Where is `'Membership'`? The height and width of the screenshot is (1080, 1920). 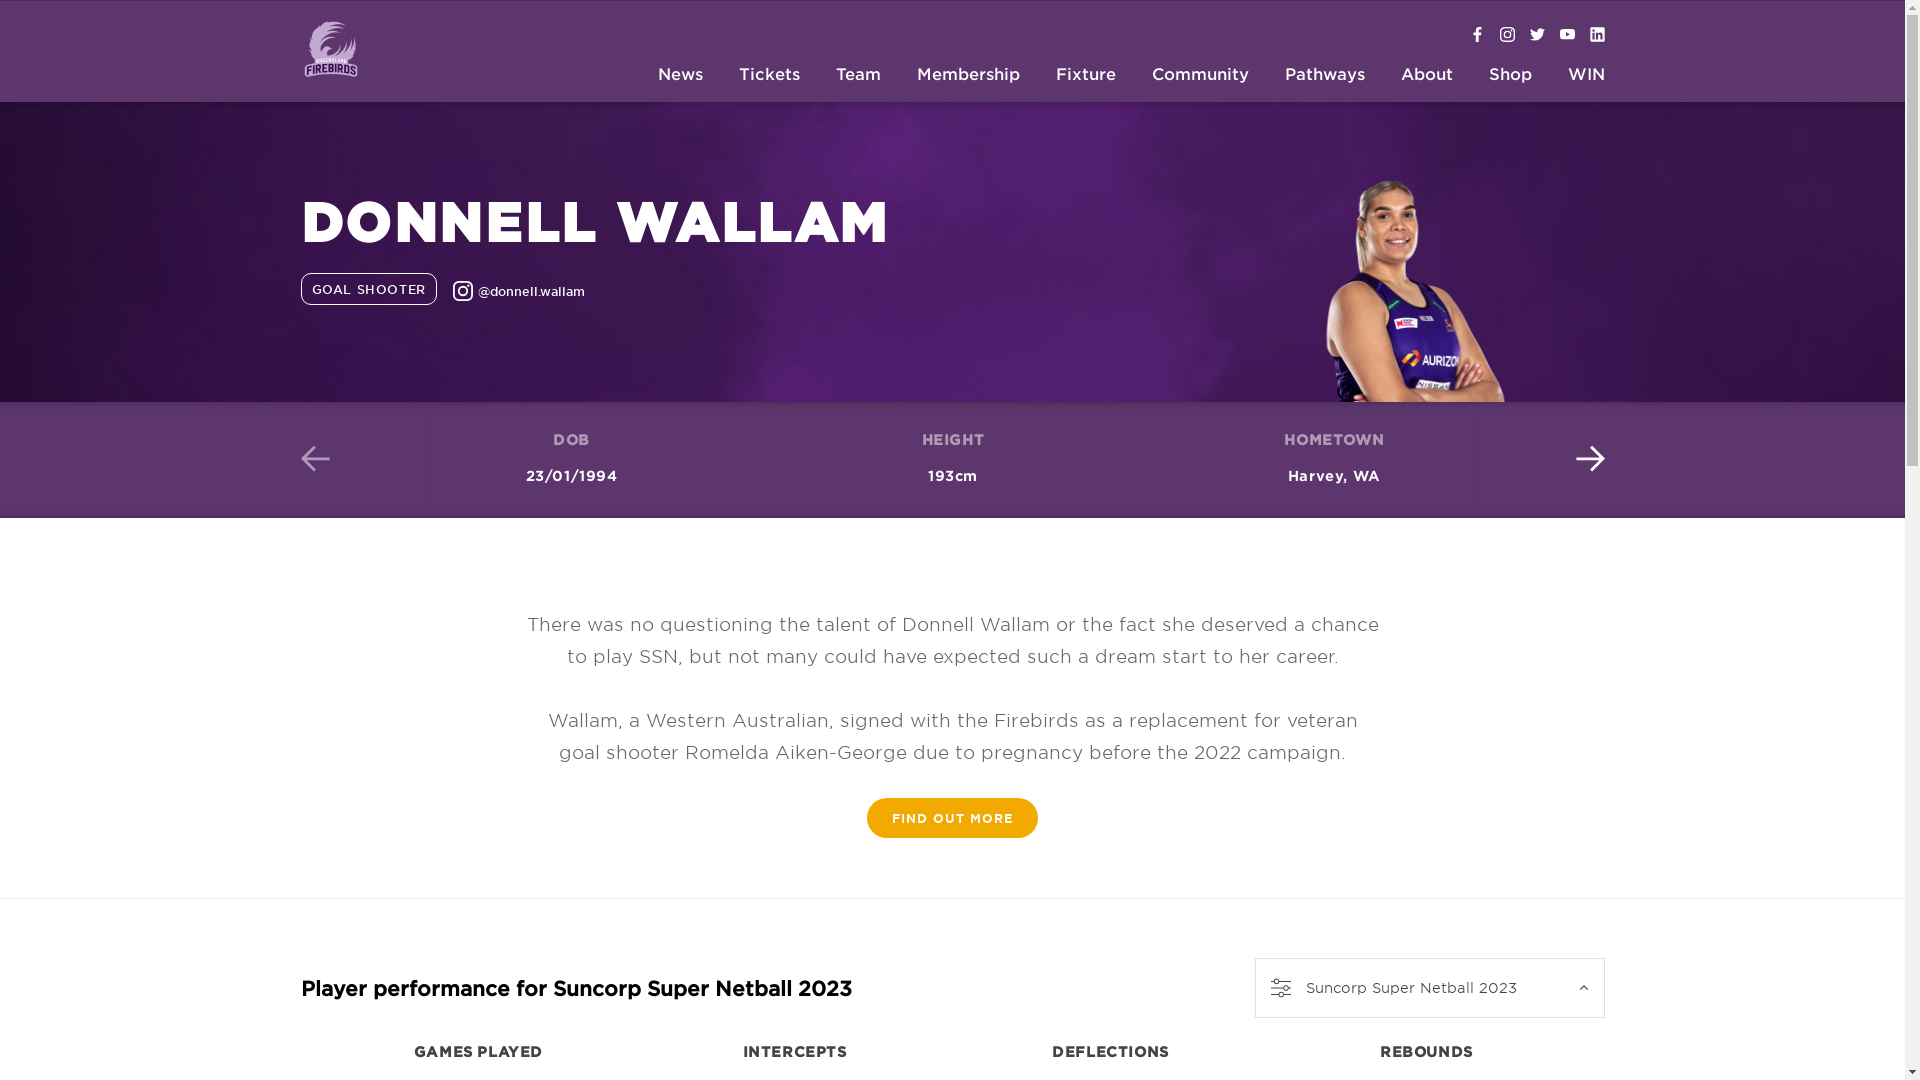
'Membership' is located at coordinates (968, 75).